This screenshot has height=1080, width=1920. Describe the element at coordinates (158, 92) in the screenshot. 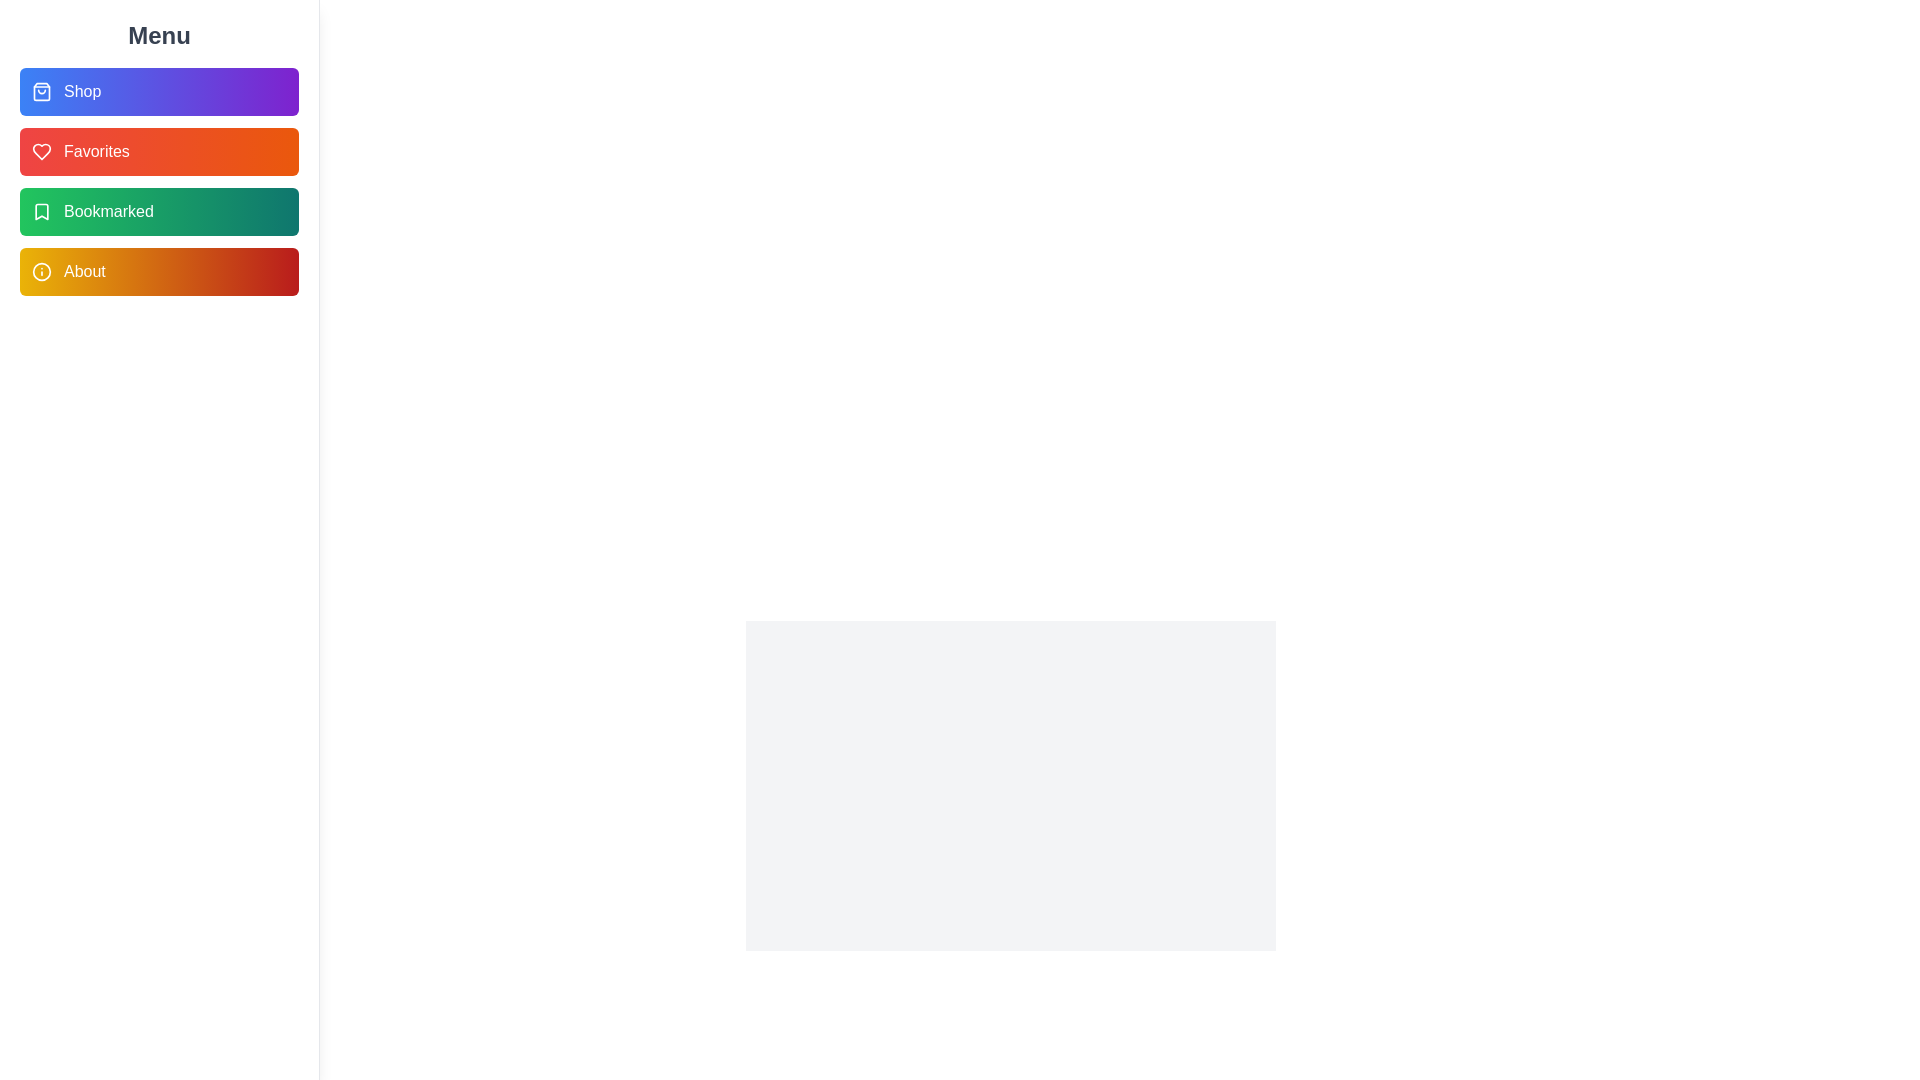

I see `the Shop menu item` at that location.